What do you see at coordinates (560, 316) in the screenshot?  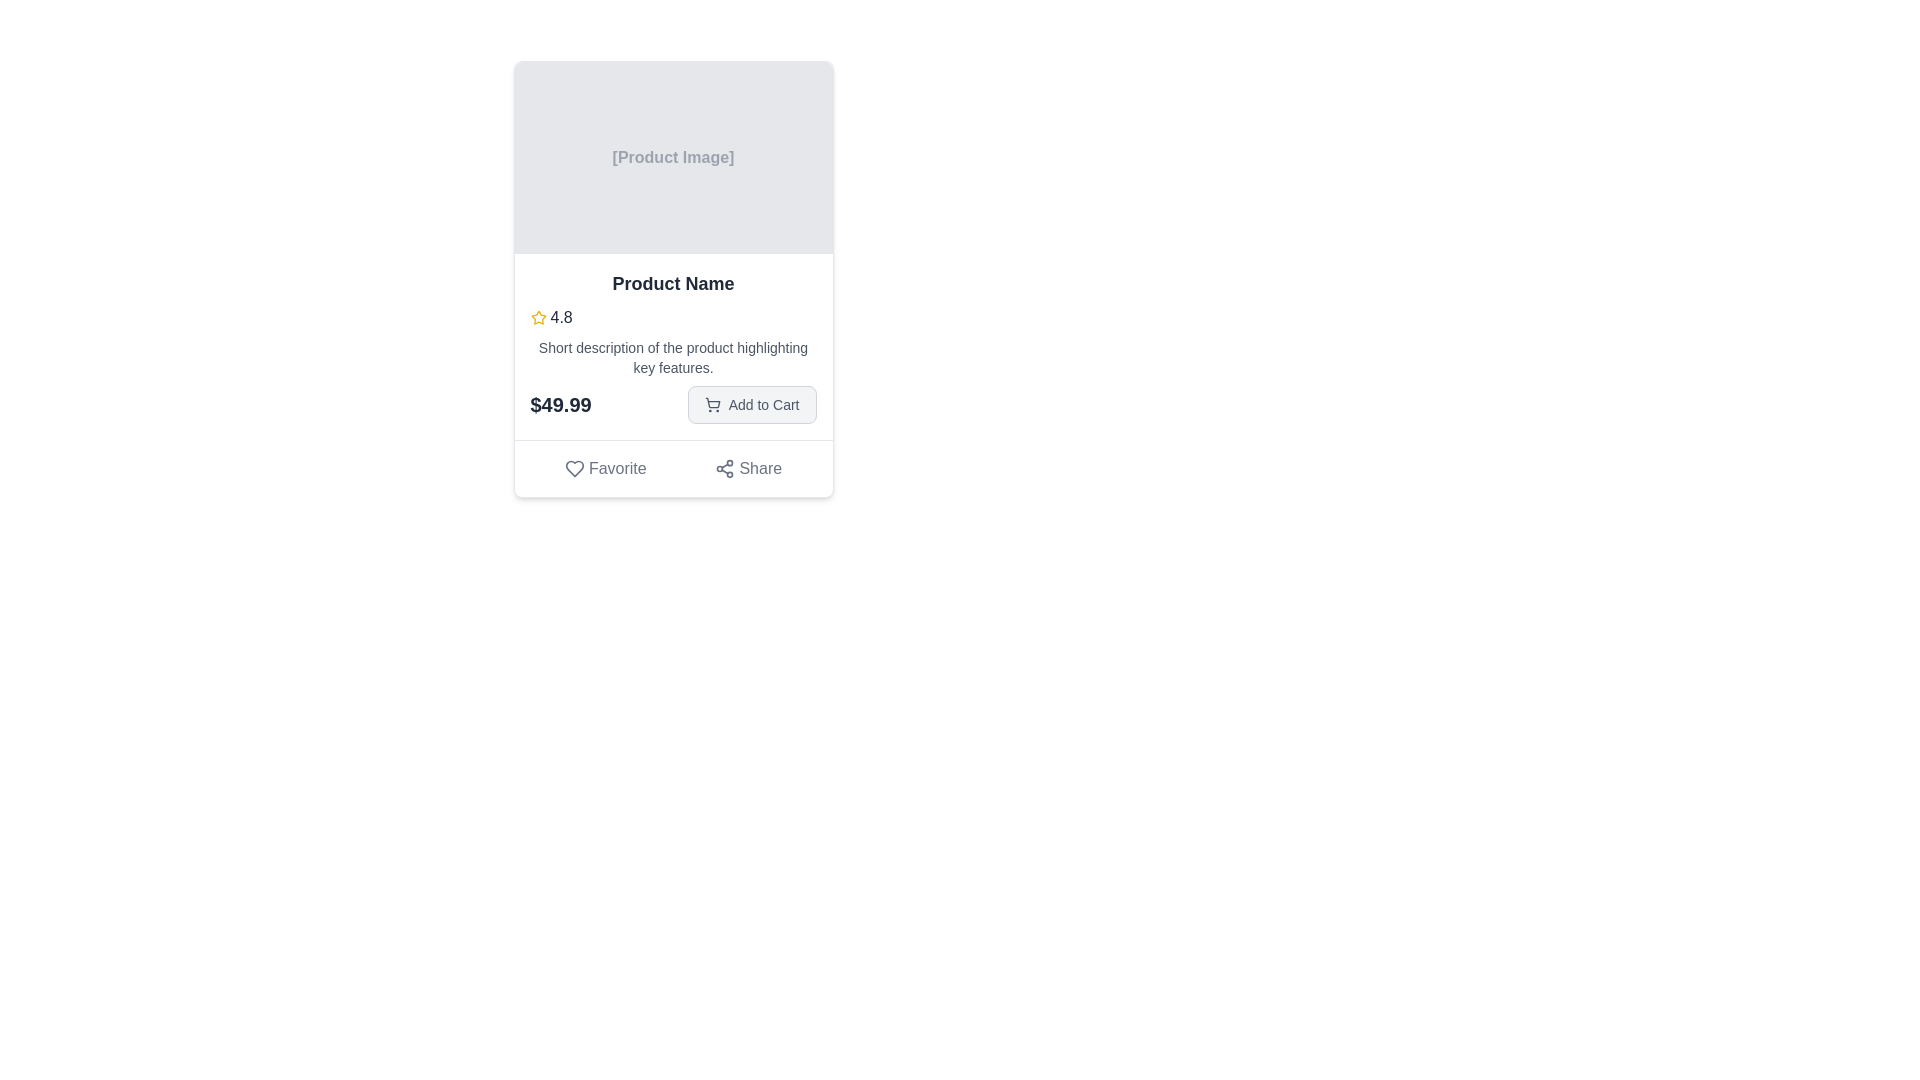 I see `the text display element that shows the rating score associated with the product, located right after the yellow star icon in the product description panel` at bounding box center [560, 316].